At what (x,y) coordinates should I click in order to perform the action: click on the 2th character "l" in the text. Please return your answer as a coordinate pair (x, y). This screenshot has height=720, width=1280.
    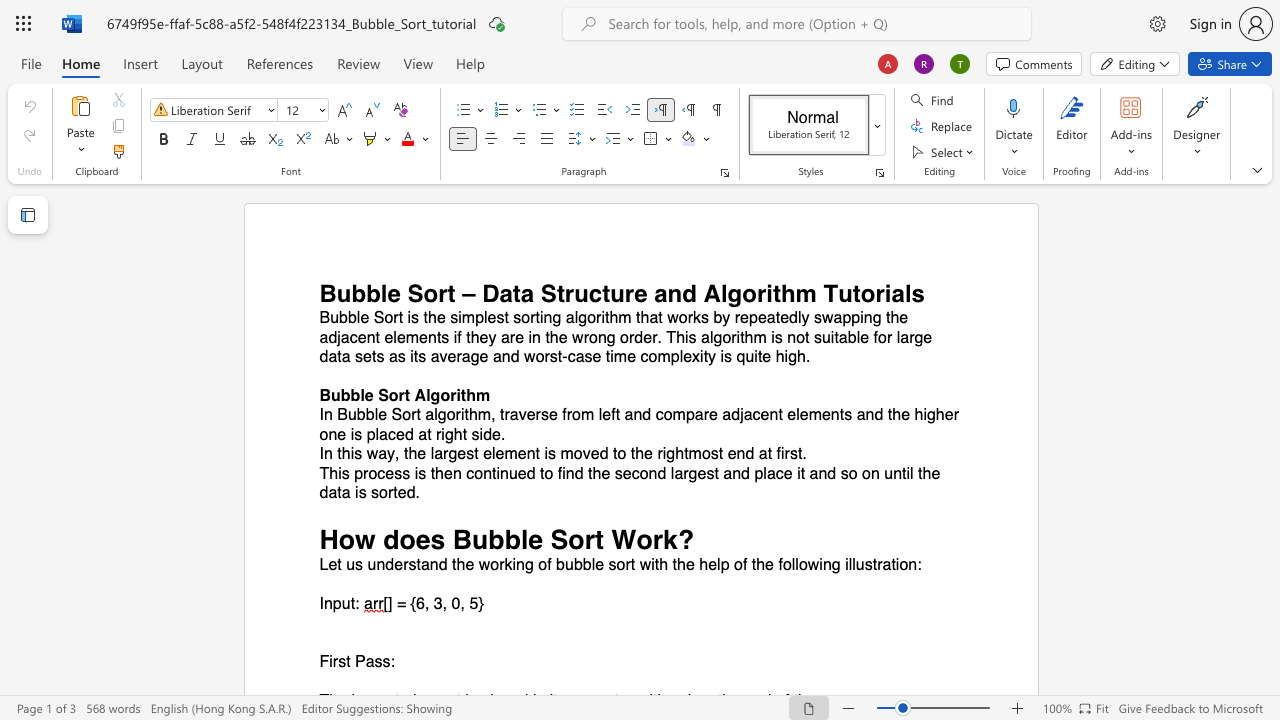
    Looking at the image, I should click on (493, 454).